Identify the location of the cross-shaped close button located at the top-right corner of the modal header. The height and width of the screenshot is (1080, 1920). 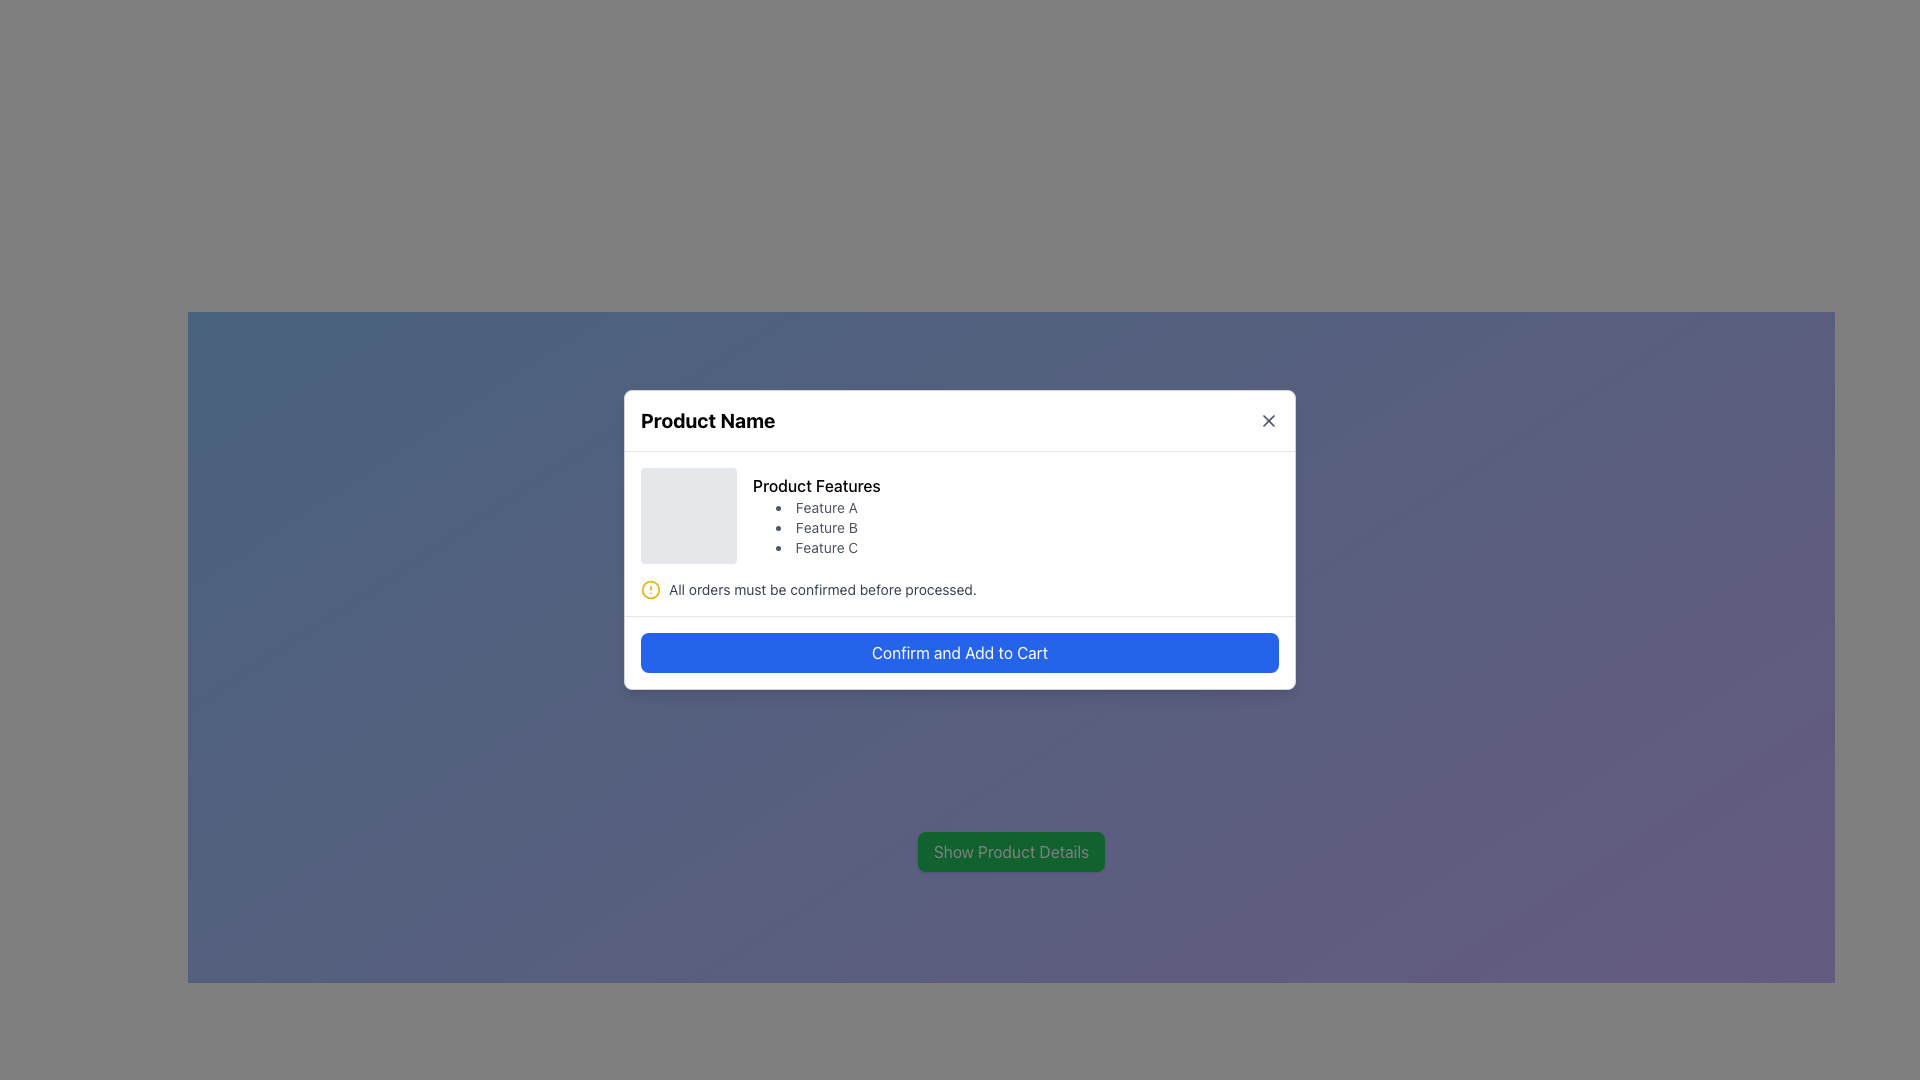
(1267, 419).